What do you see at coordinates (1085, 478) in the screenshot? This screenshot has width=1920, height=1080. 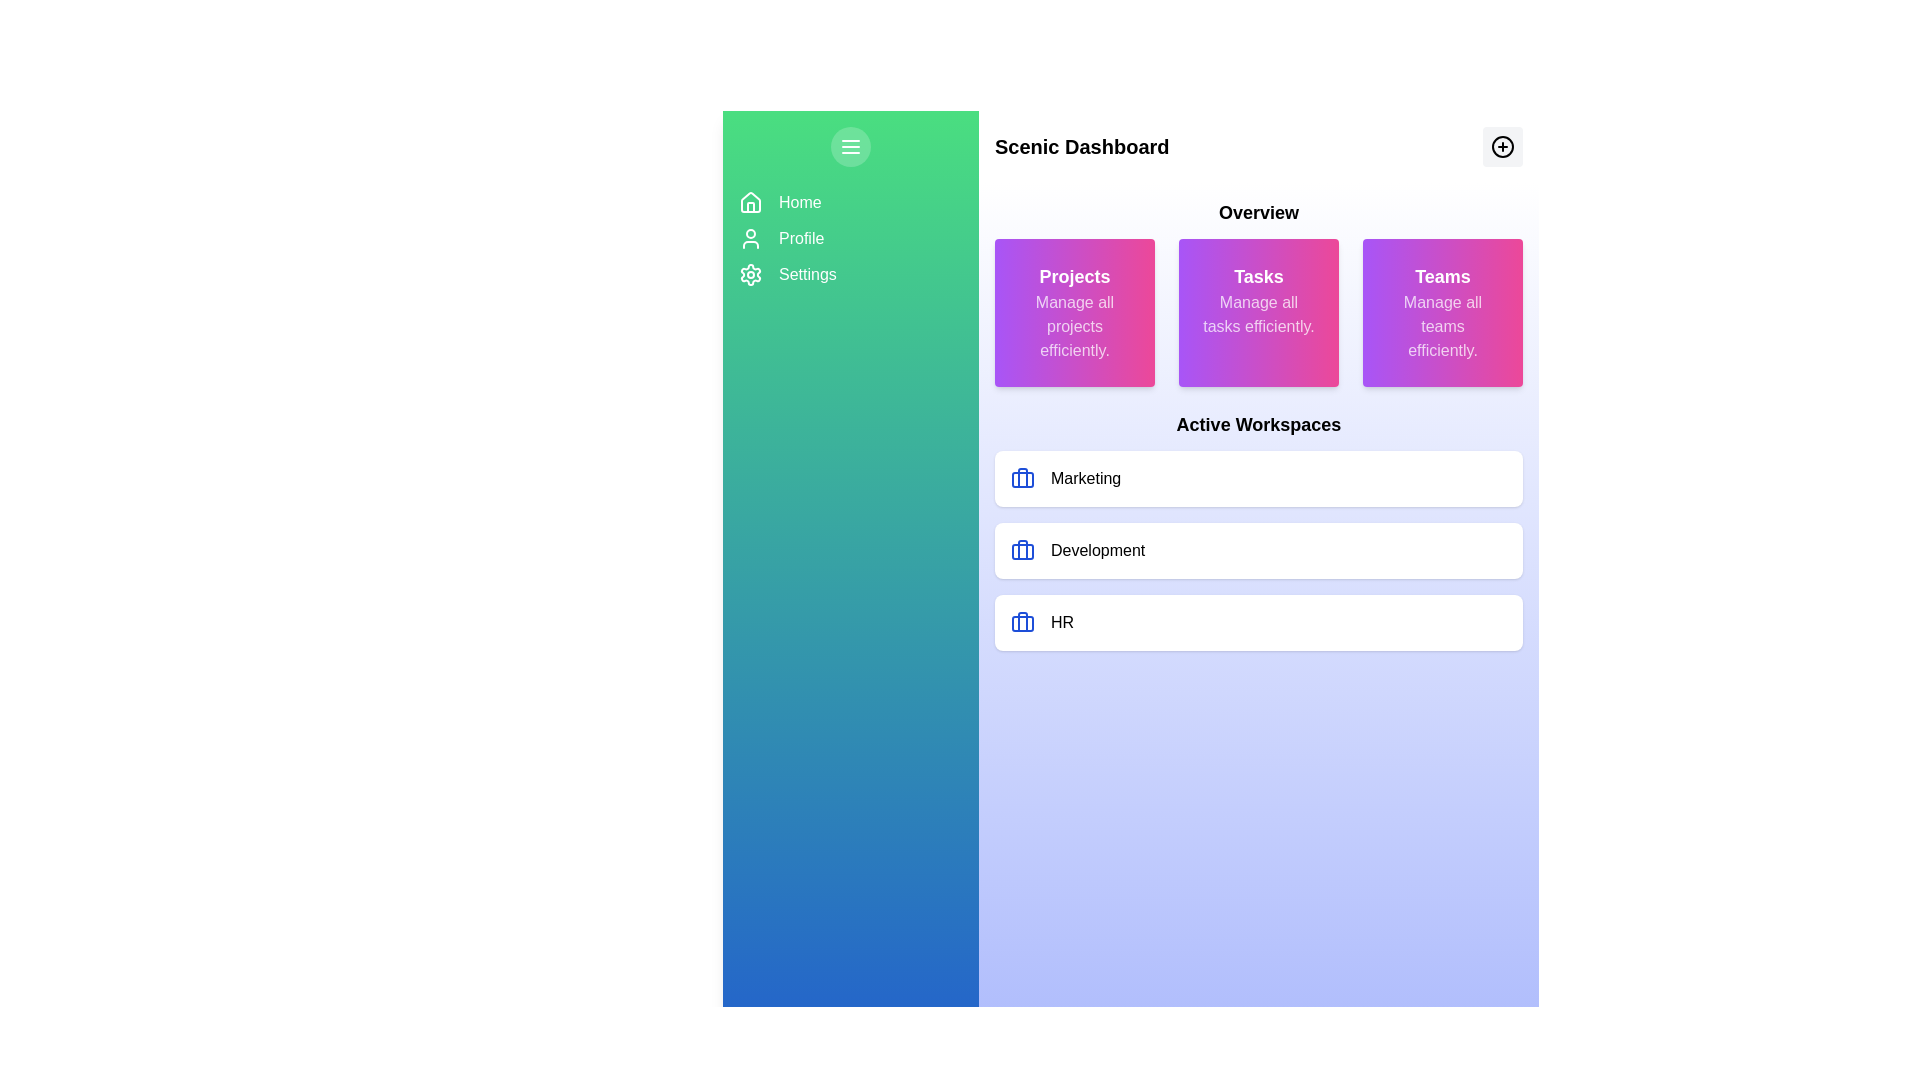 I see `the text label that identifies the name of the workspace section within the first item of the vertical list under 'Active Workspaces'` at bounding box center [1085, 478].